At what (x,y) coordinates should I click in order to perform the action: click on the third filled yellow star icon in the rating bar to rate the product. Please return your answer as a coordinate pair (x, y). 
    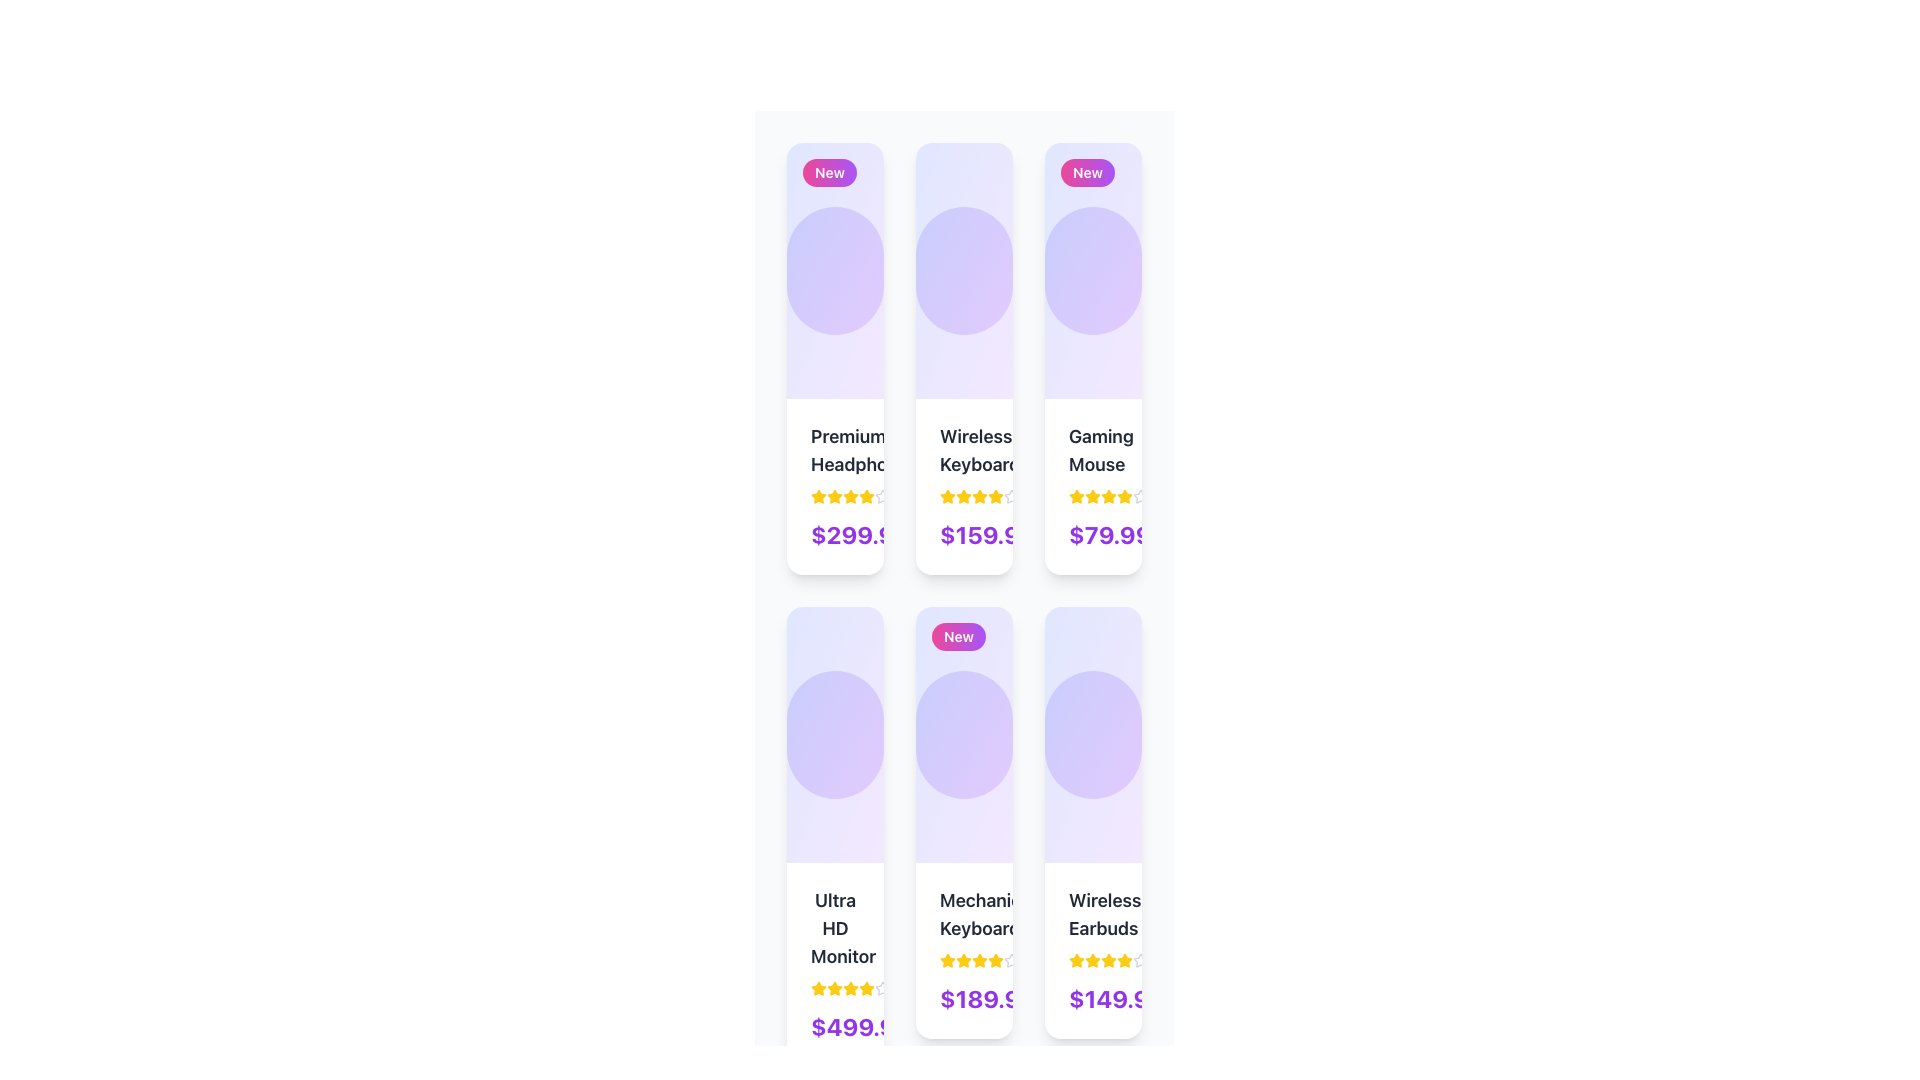
    Looking at the image, I should click on (835, 987).